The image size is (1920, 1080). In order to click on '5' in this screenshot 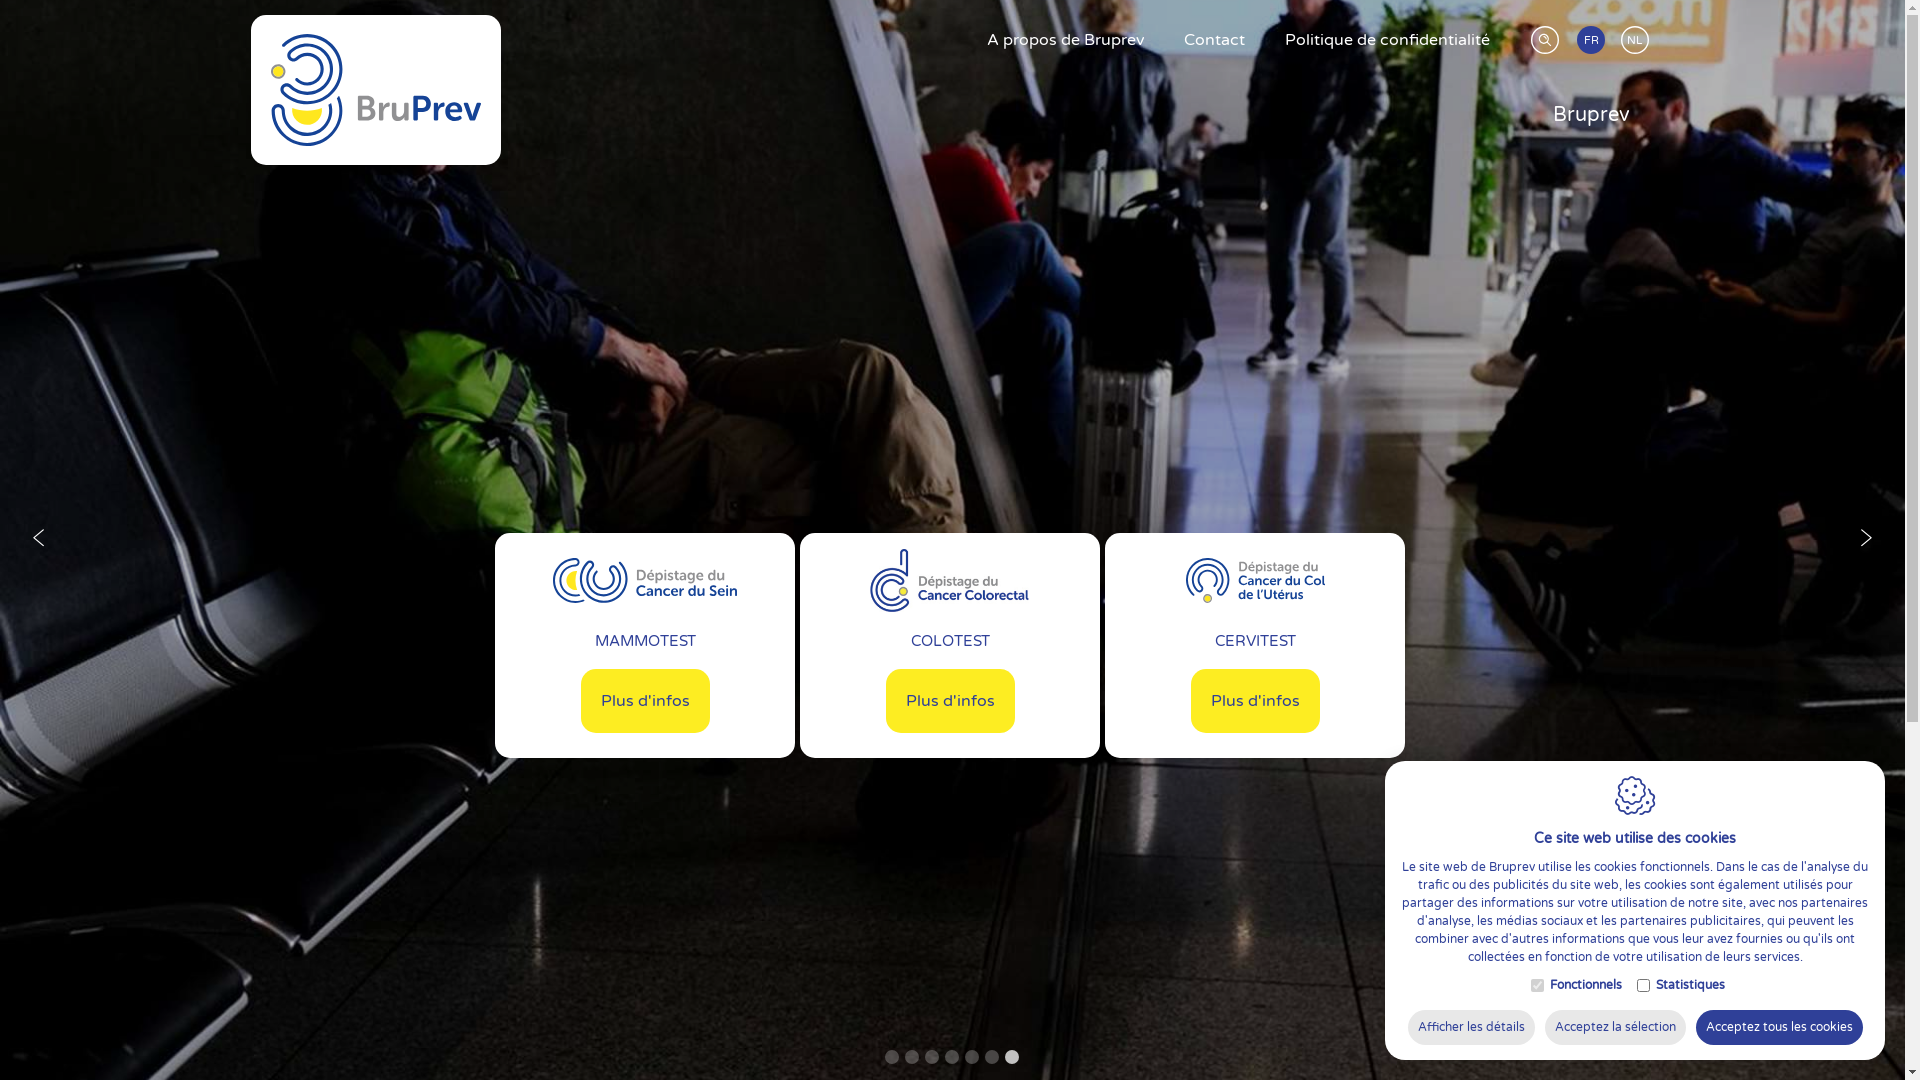, I will do `click(970, 1055)`.